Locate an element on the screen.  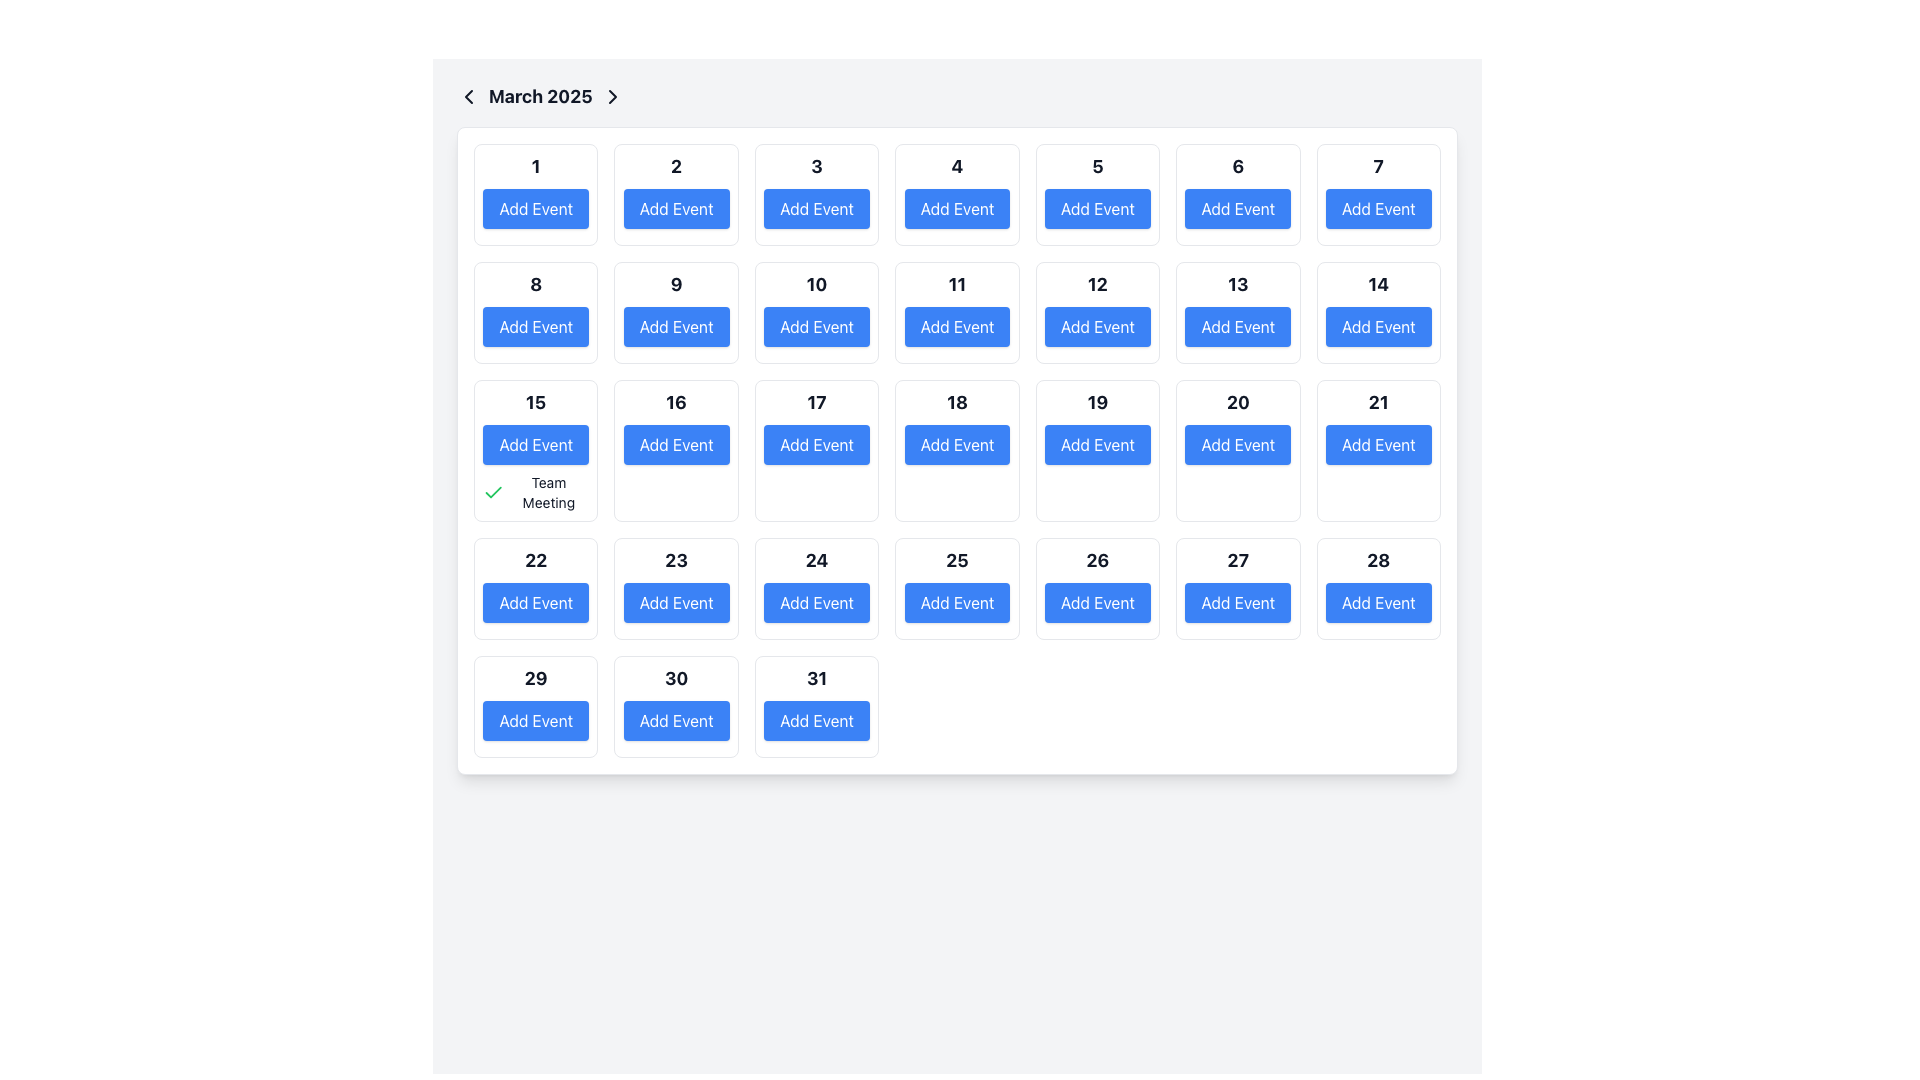
the text indicating the 20th day within the calendar interface, positioned in the fourth row and fourth column of the calendar grid is located at coordinates (1237, 402).